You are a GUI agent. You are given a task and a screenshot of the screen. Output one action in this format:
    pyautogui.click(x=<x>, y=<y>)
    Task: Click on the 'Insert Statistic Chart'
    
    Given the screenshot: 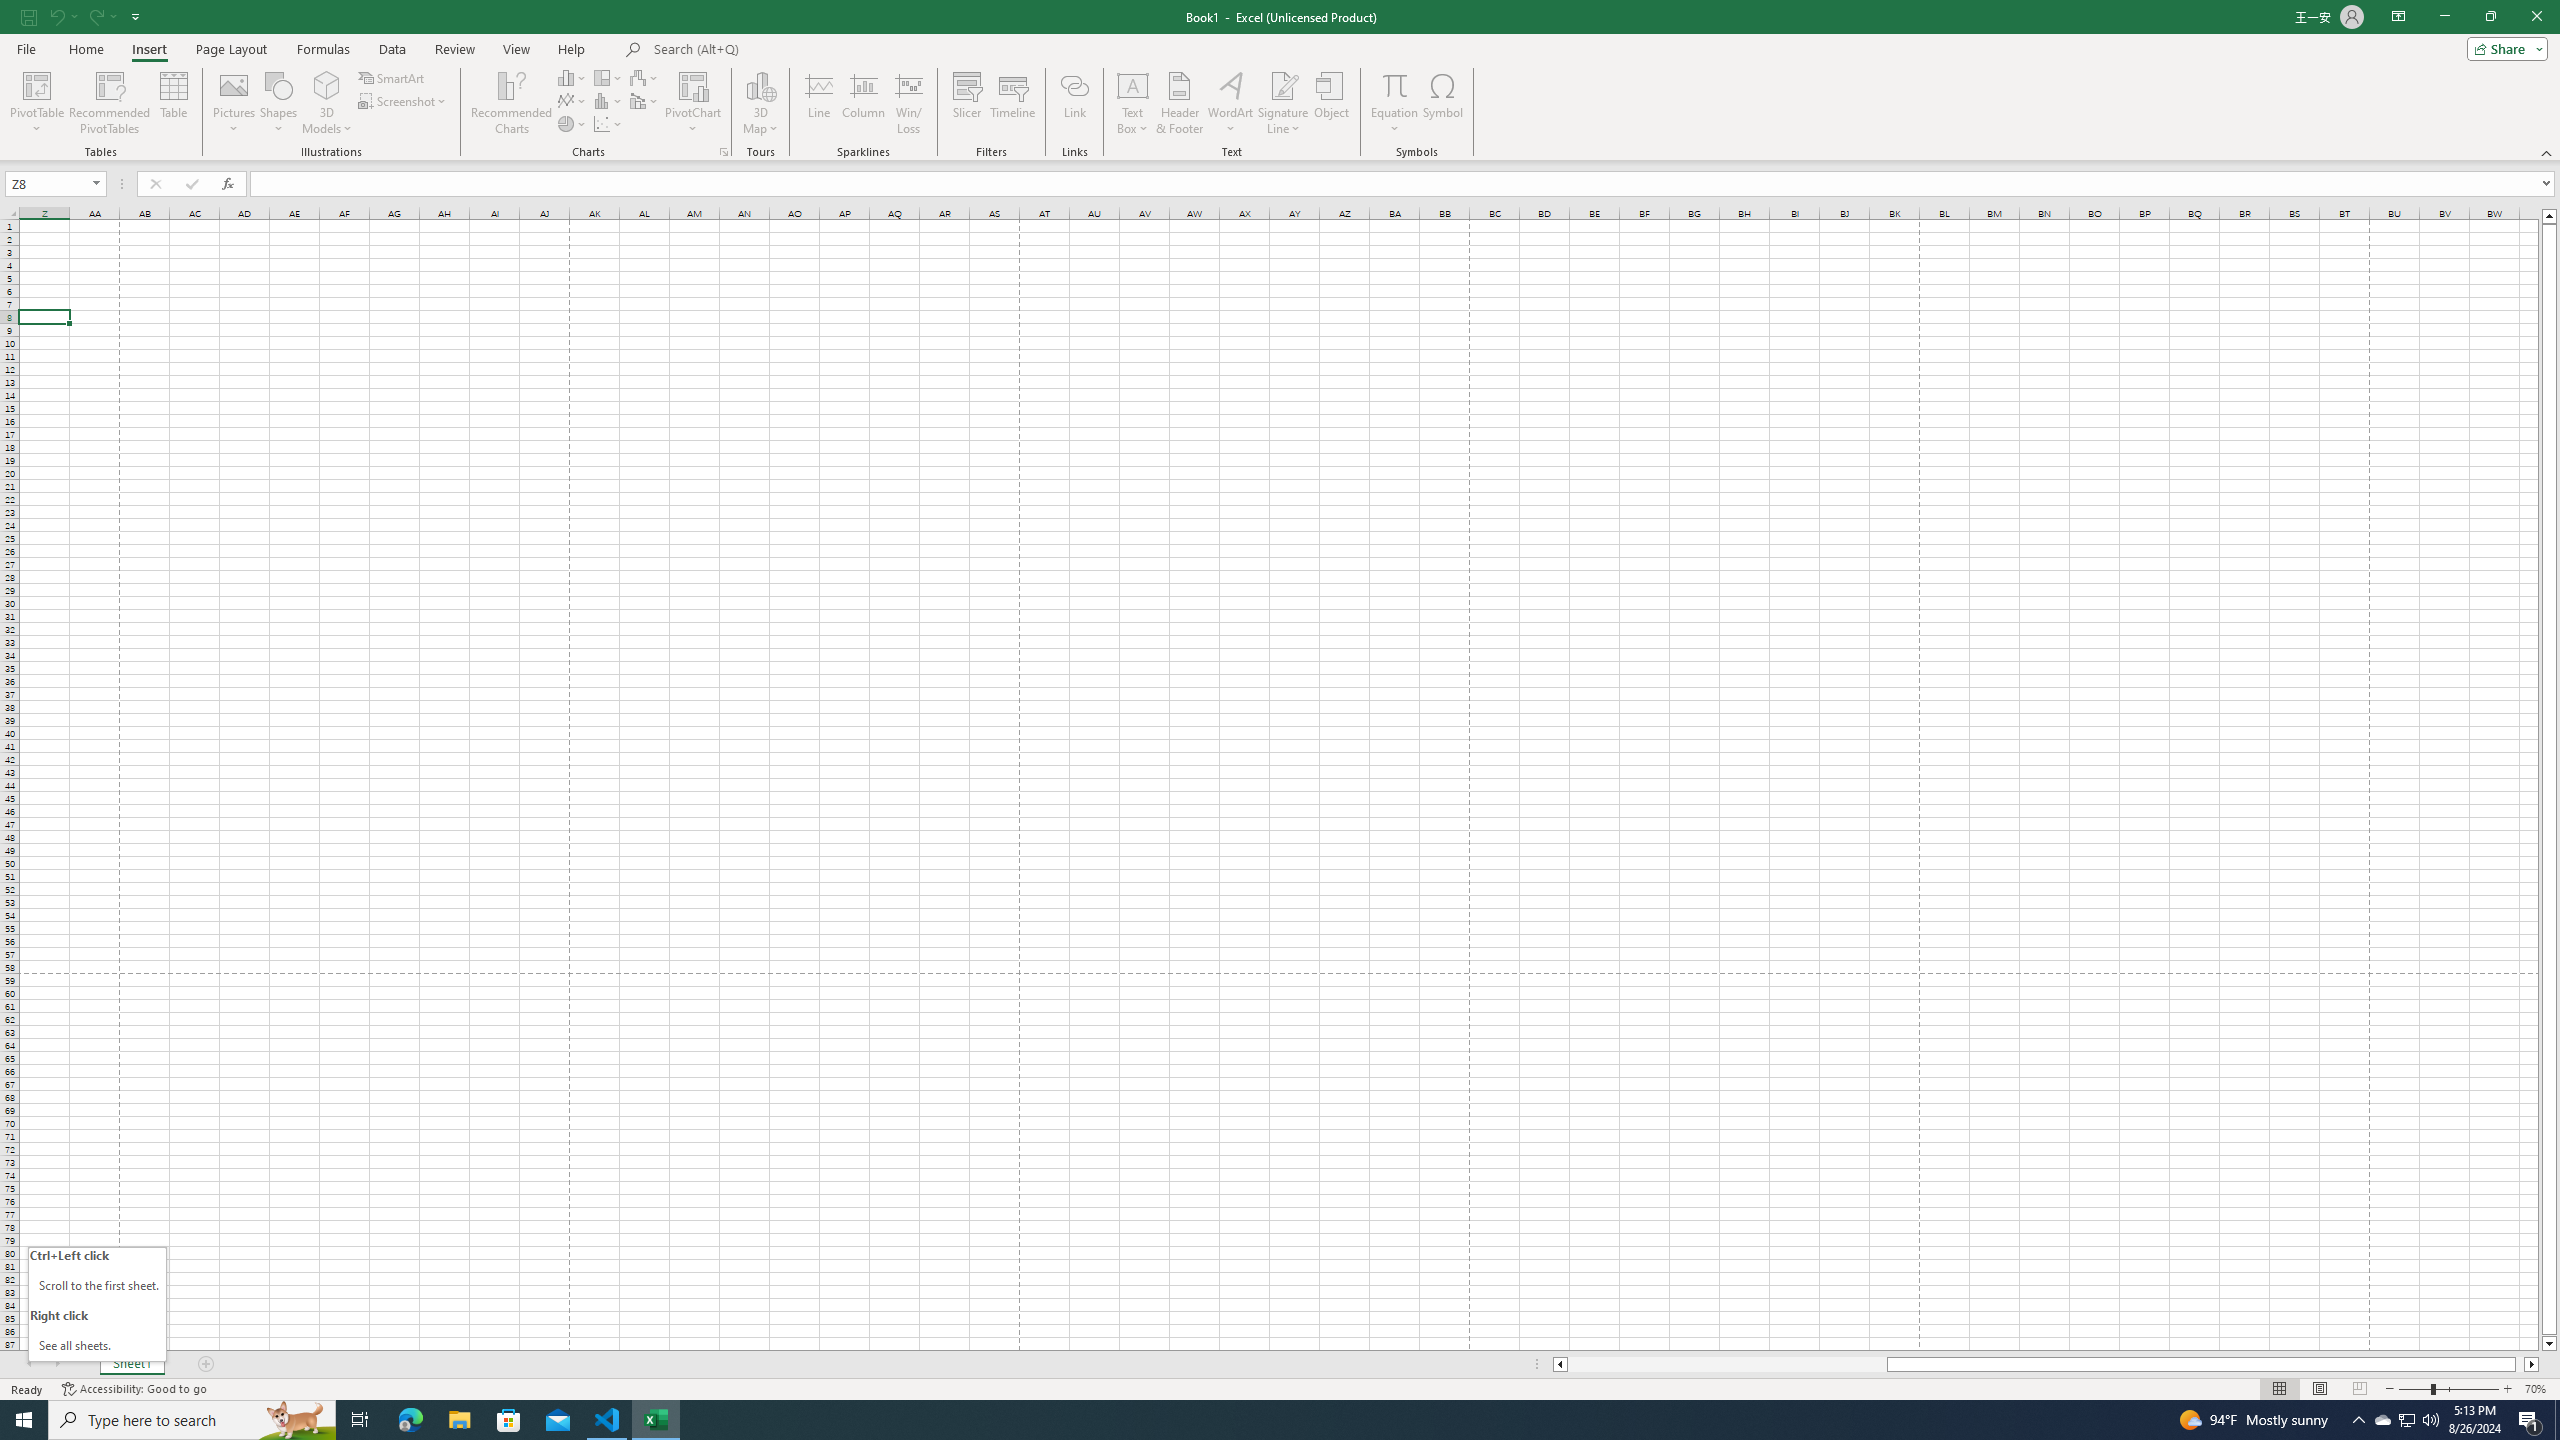 What is the action you would take?
    pyautogui.click(x=608, y=99)
    